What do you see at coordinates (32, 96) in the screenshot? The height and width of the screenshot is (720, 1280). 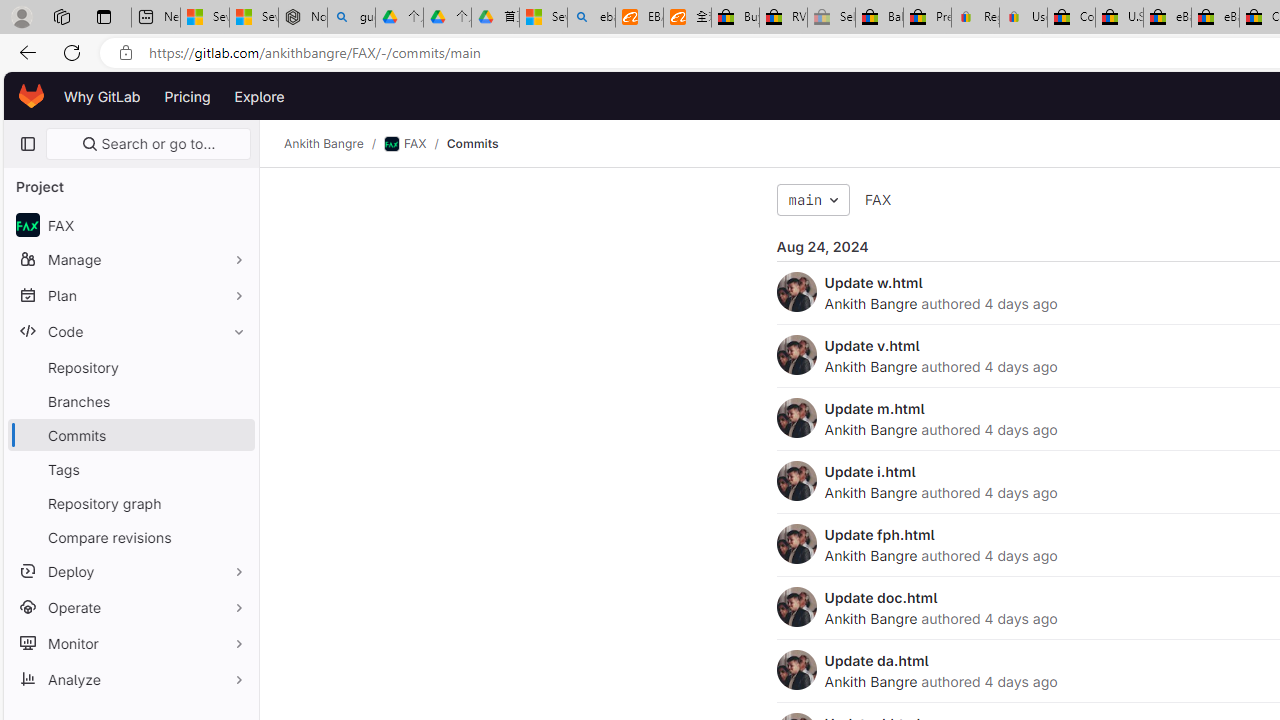 I see `'Homepage'` at bounding box center [32, 96].